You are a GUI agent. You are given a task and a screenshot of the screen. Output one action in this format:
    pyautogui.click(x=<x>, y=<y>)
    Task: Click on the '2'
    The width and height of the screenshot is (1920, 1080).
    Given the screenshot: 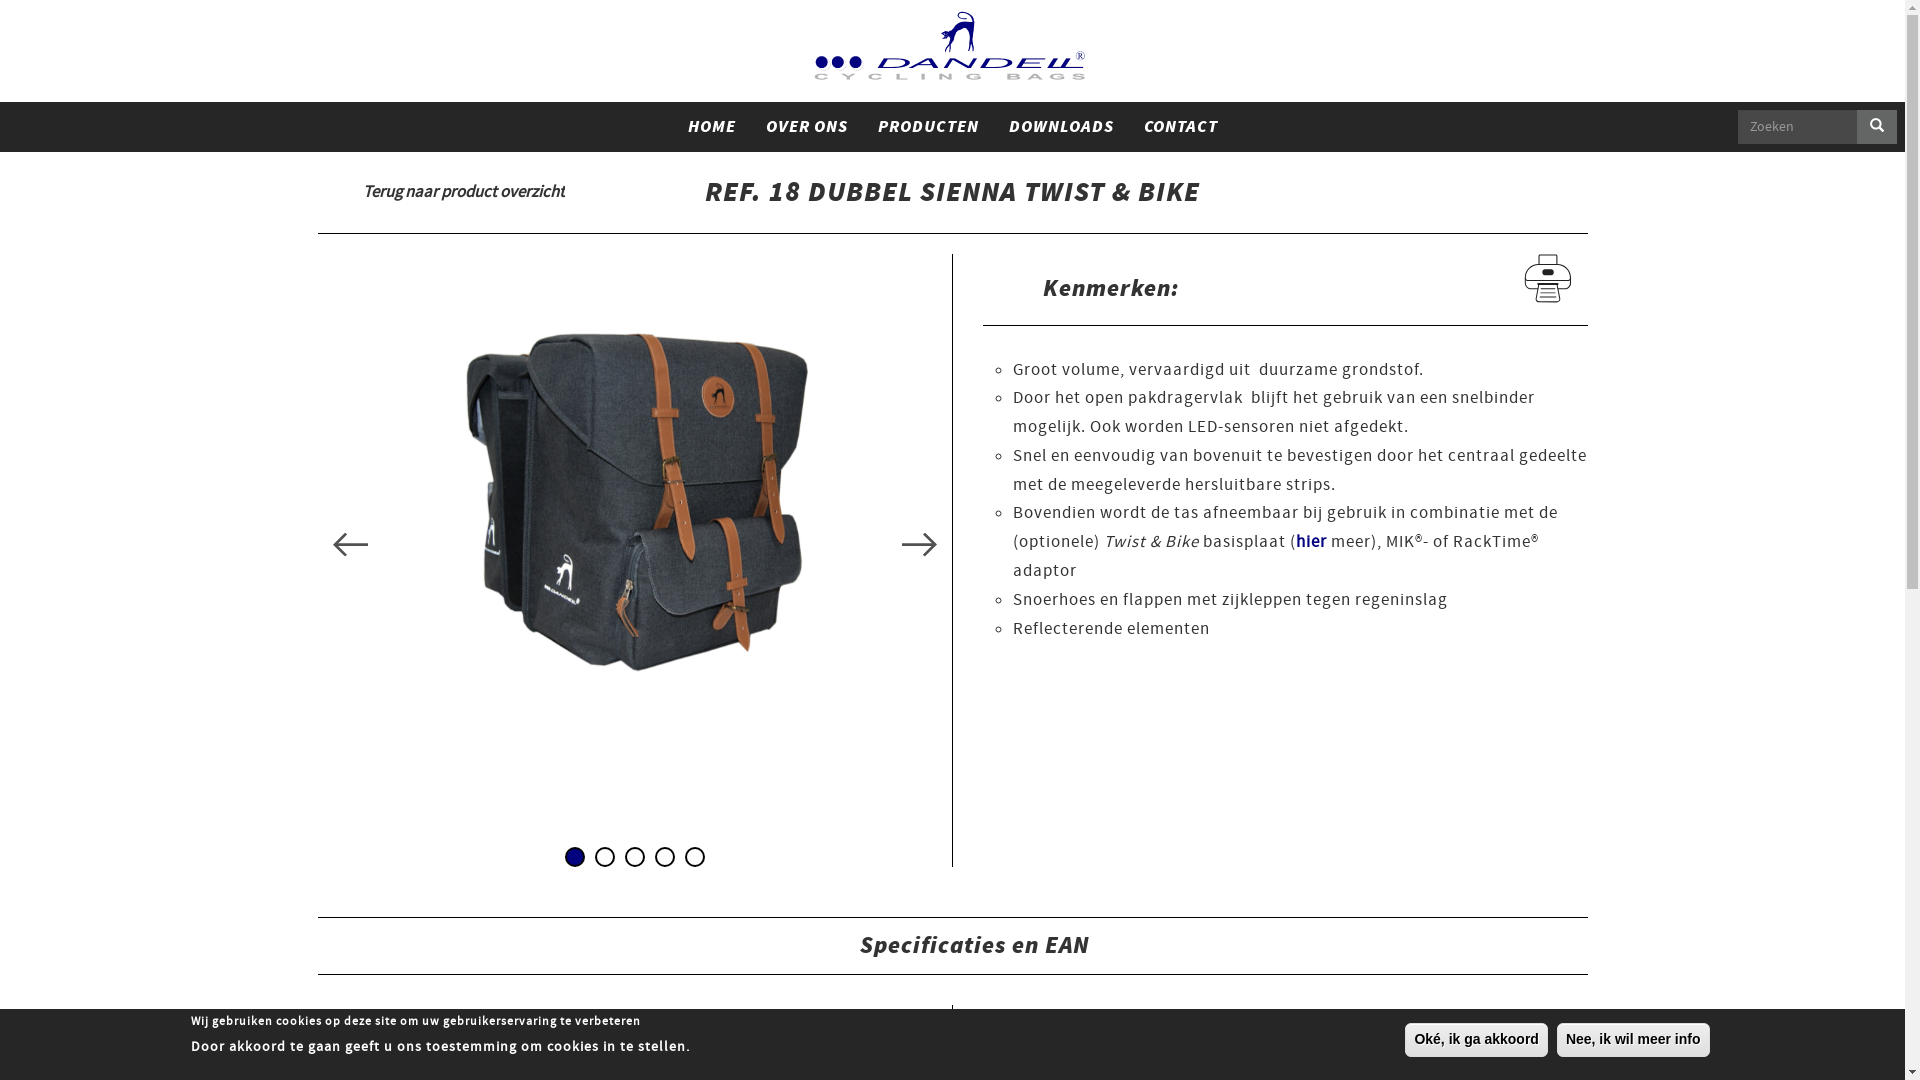 What is the action you would take?
    pyautogui.click(x=603, y=855)
    